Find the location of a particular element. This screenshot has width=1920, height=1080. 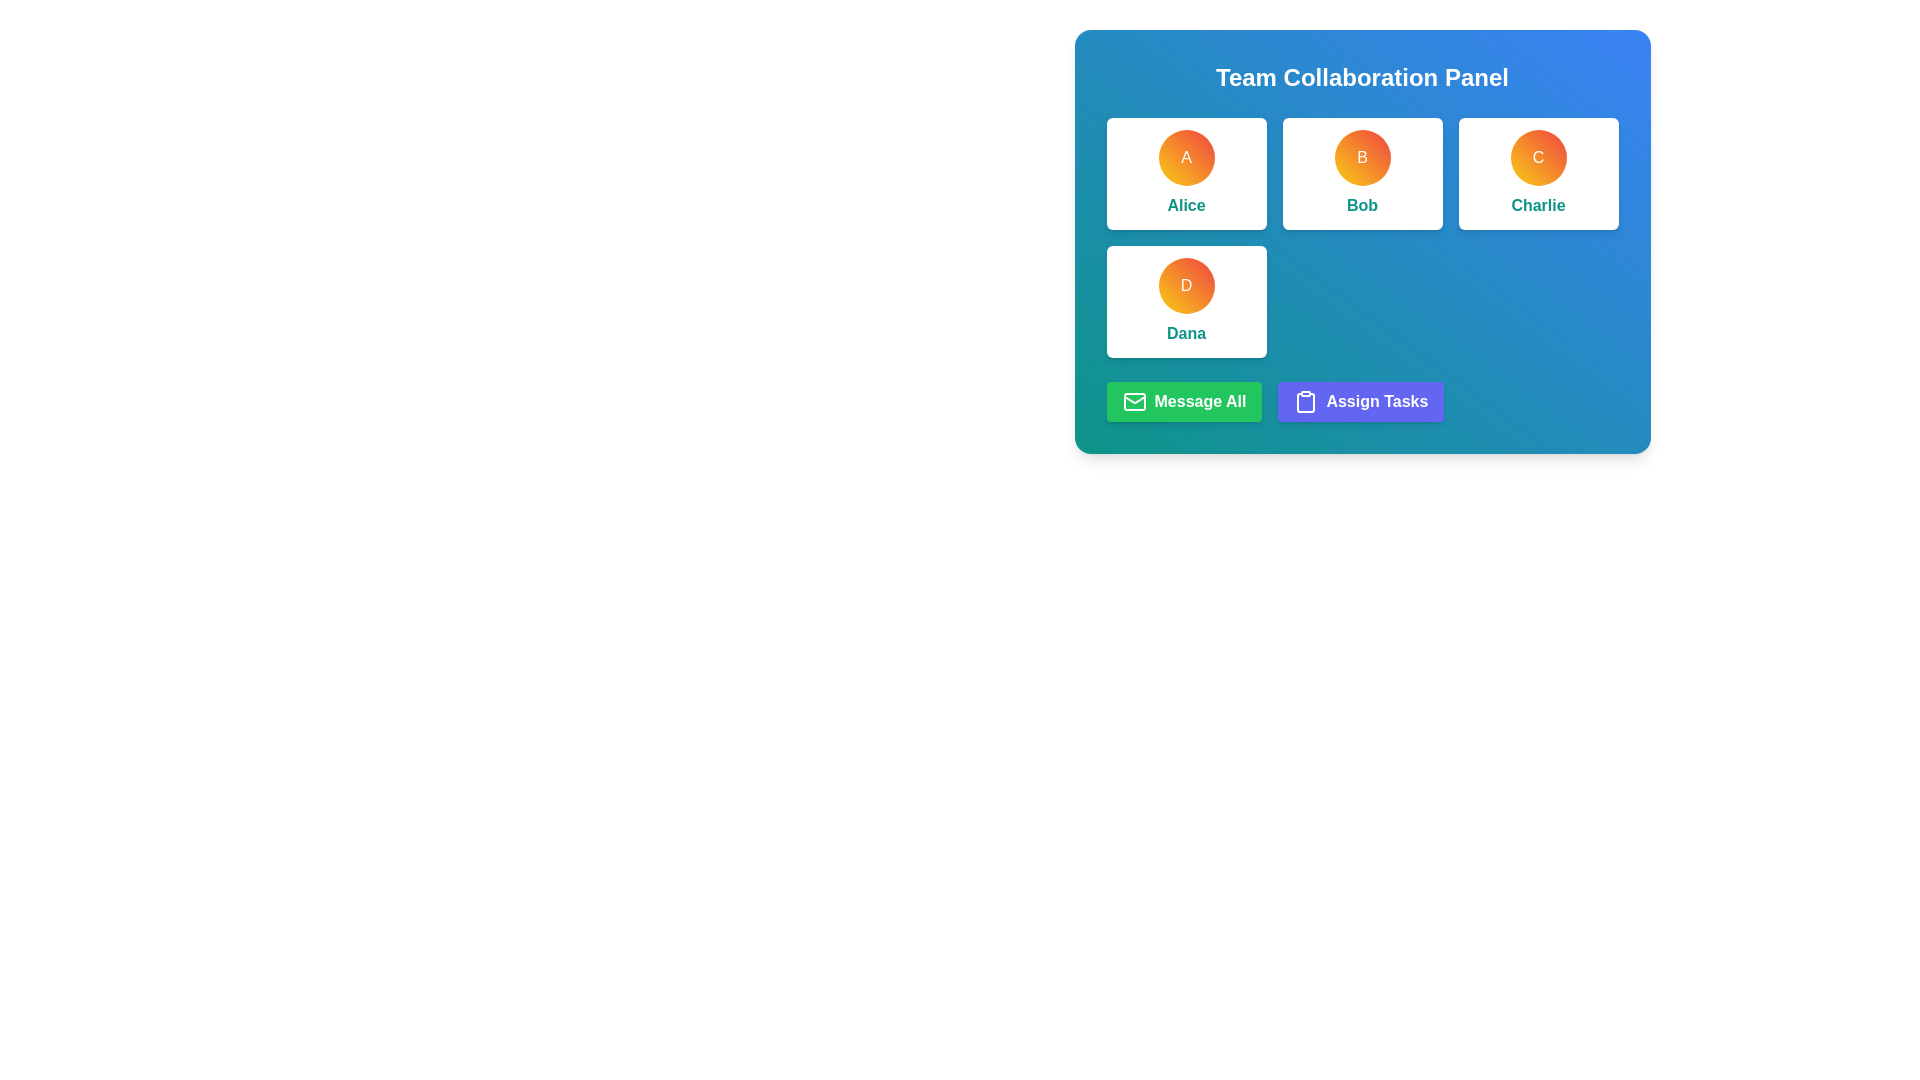

text label that displays 'Dana' in bold teal color, positioned within the white rounded box in the Team Collaboration Panel is located at coordinates (1186, 333).